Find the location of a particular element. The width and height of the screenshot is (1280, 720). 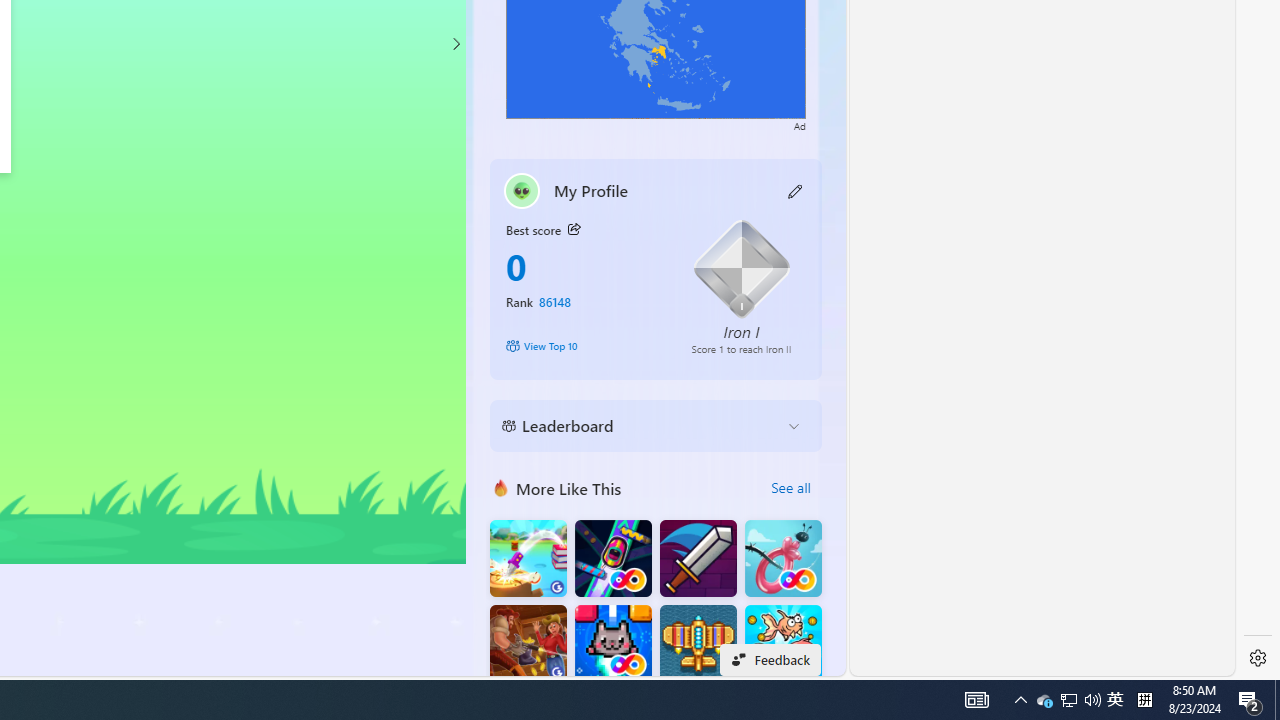

'Knife Flip' is located at coordinates (528, 558).